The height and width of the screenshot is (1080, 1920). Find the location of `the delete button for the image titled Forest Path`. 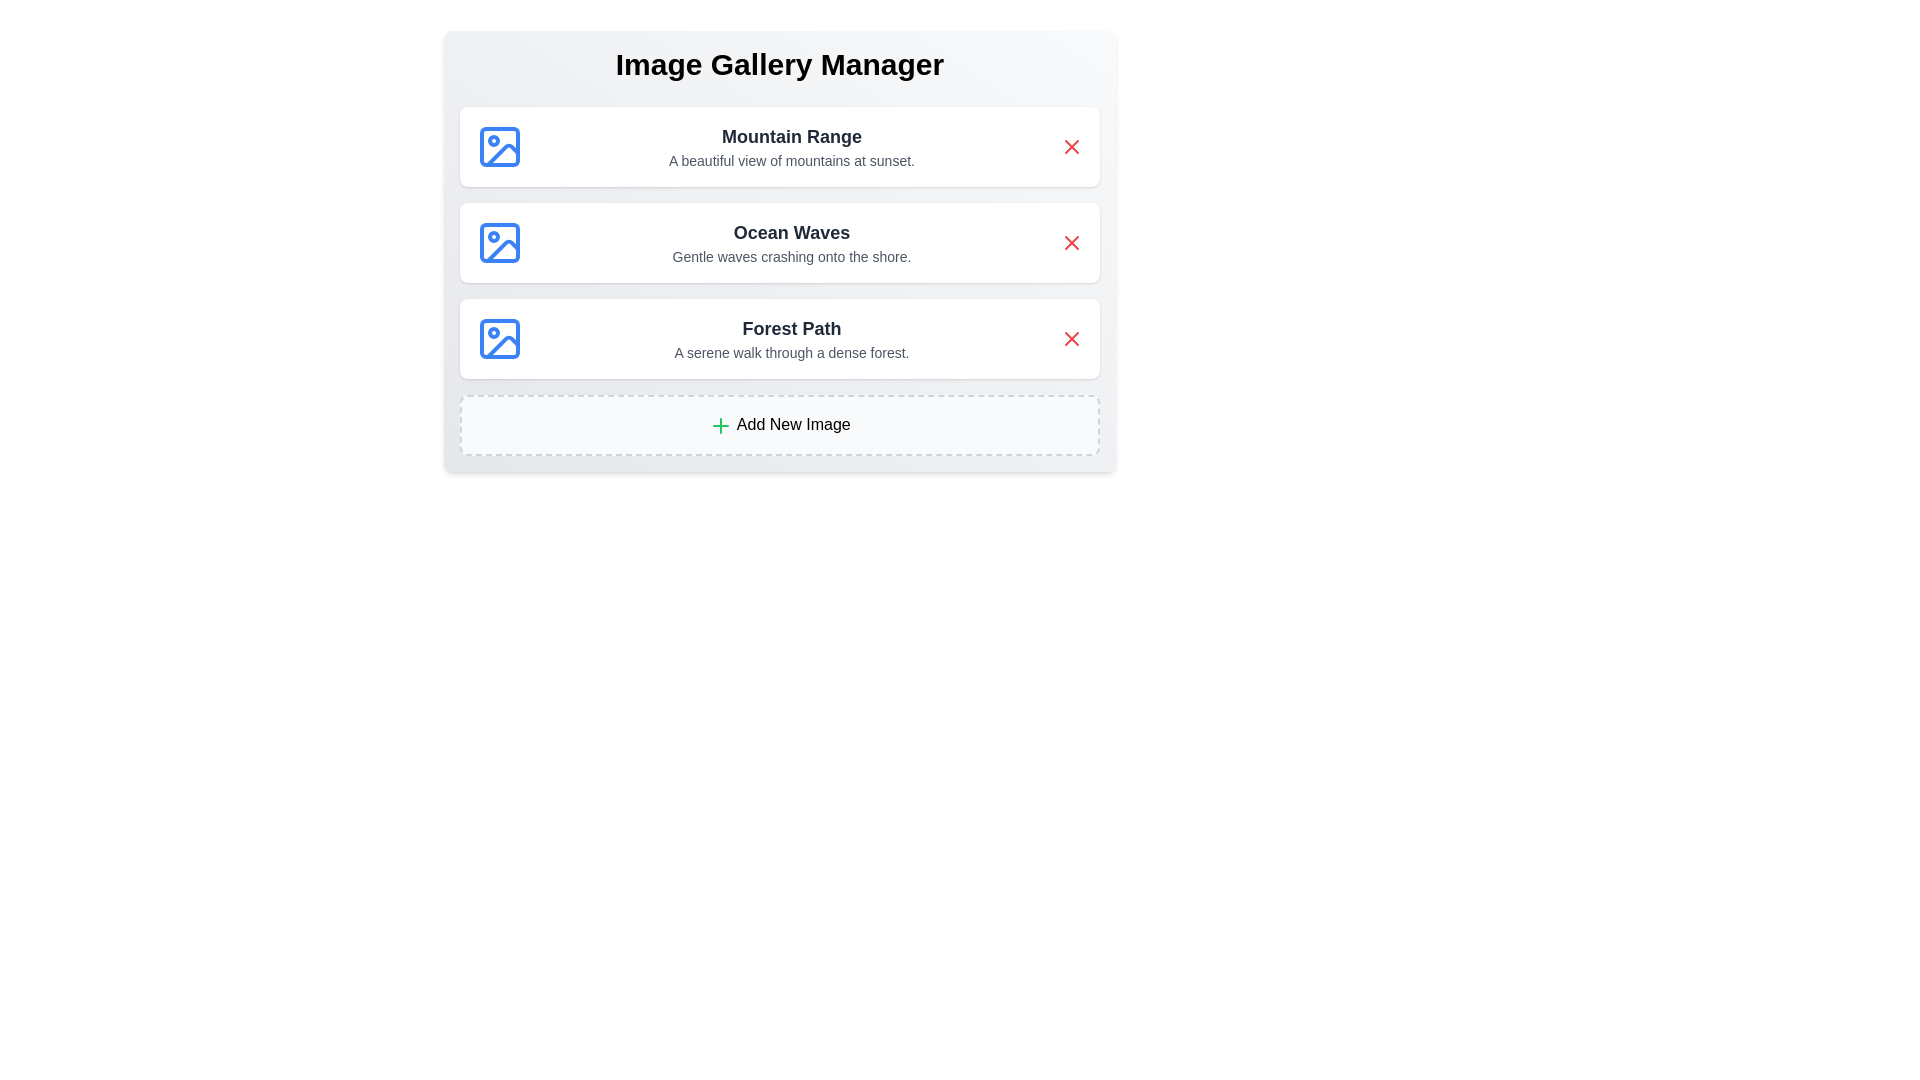

the delete button for the image titled Forest Path is located at coordinates (1070, 338).